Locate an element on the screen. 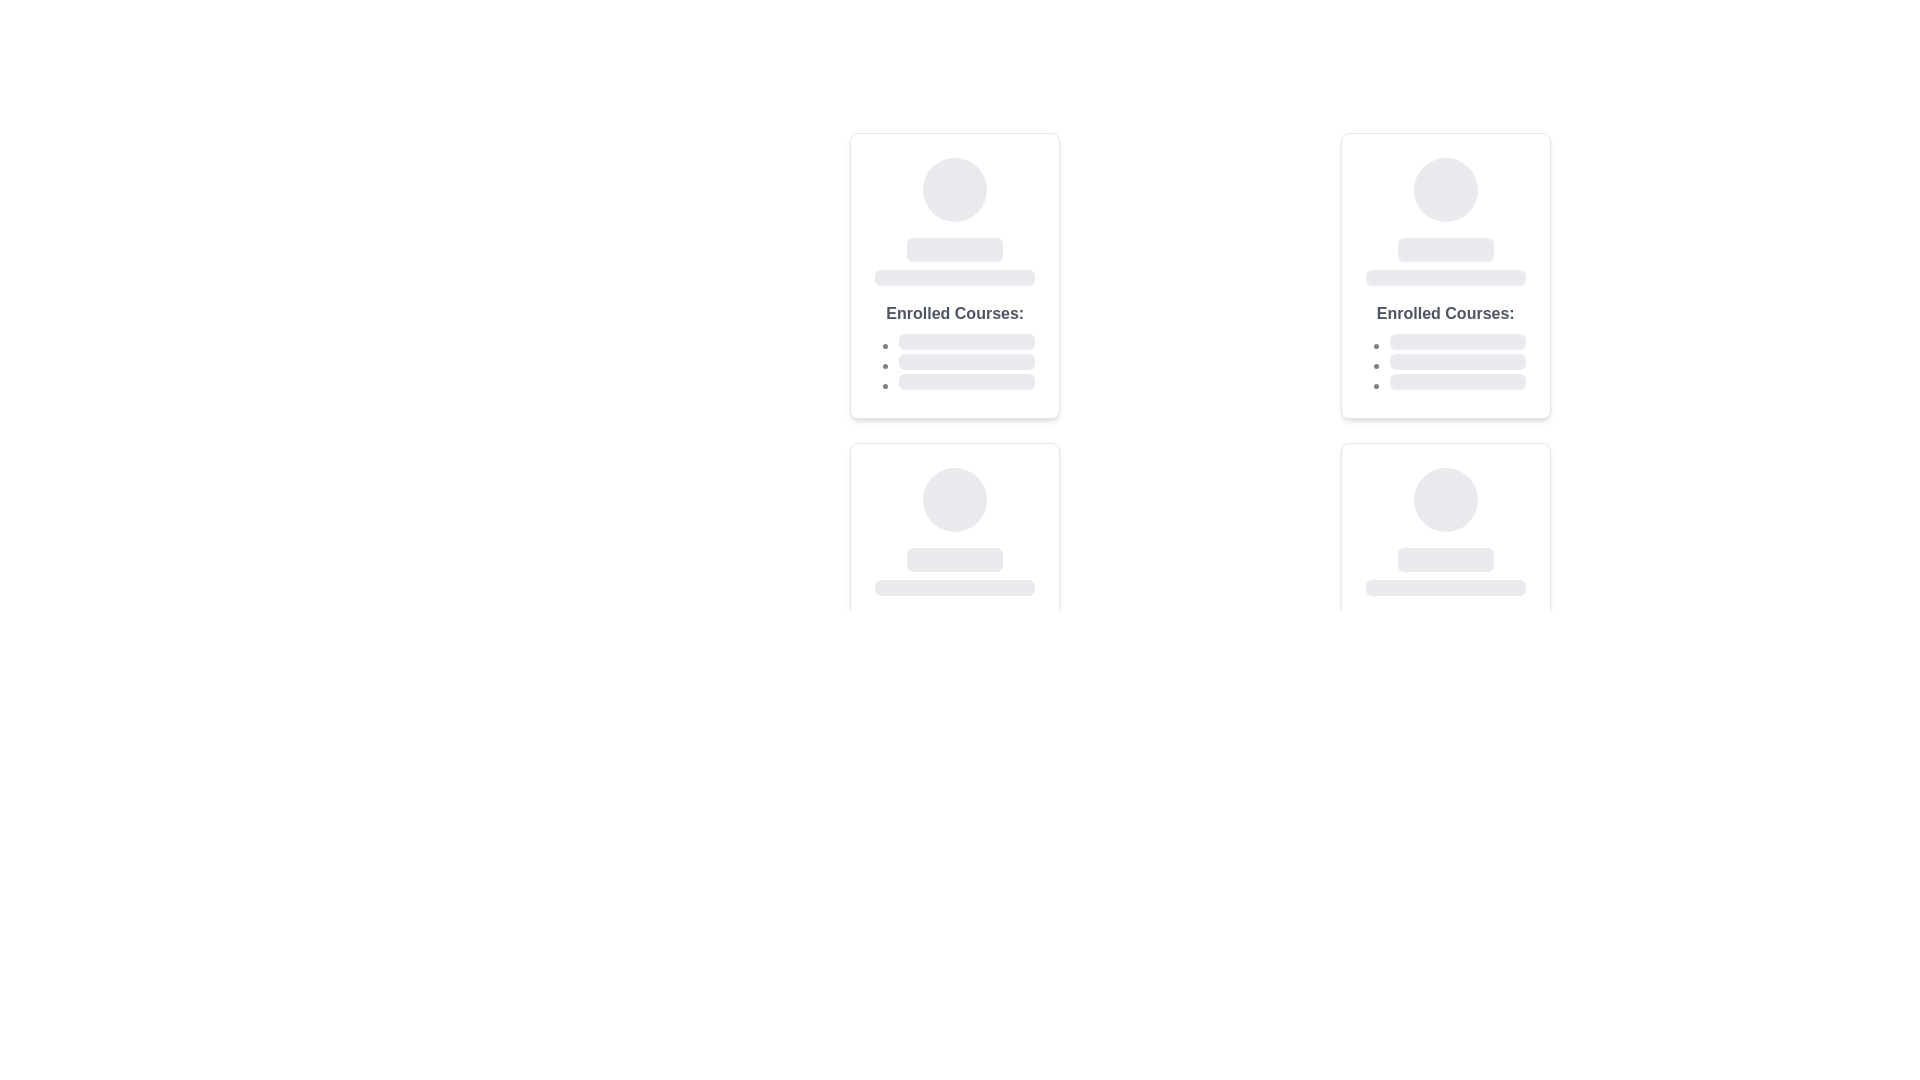 This screenshot has height=1080, width=1920. the Text Label that indicates the content of the section below it, which pertains to courses the user has enrolled in is located at coordinates (954, 313).